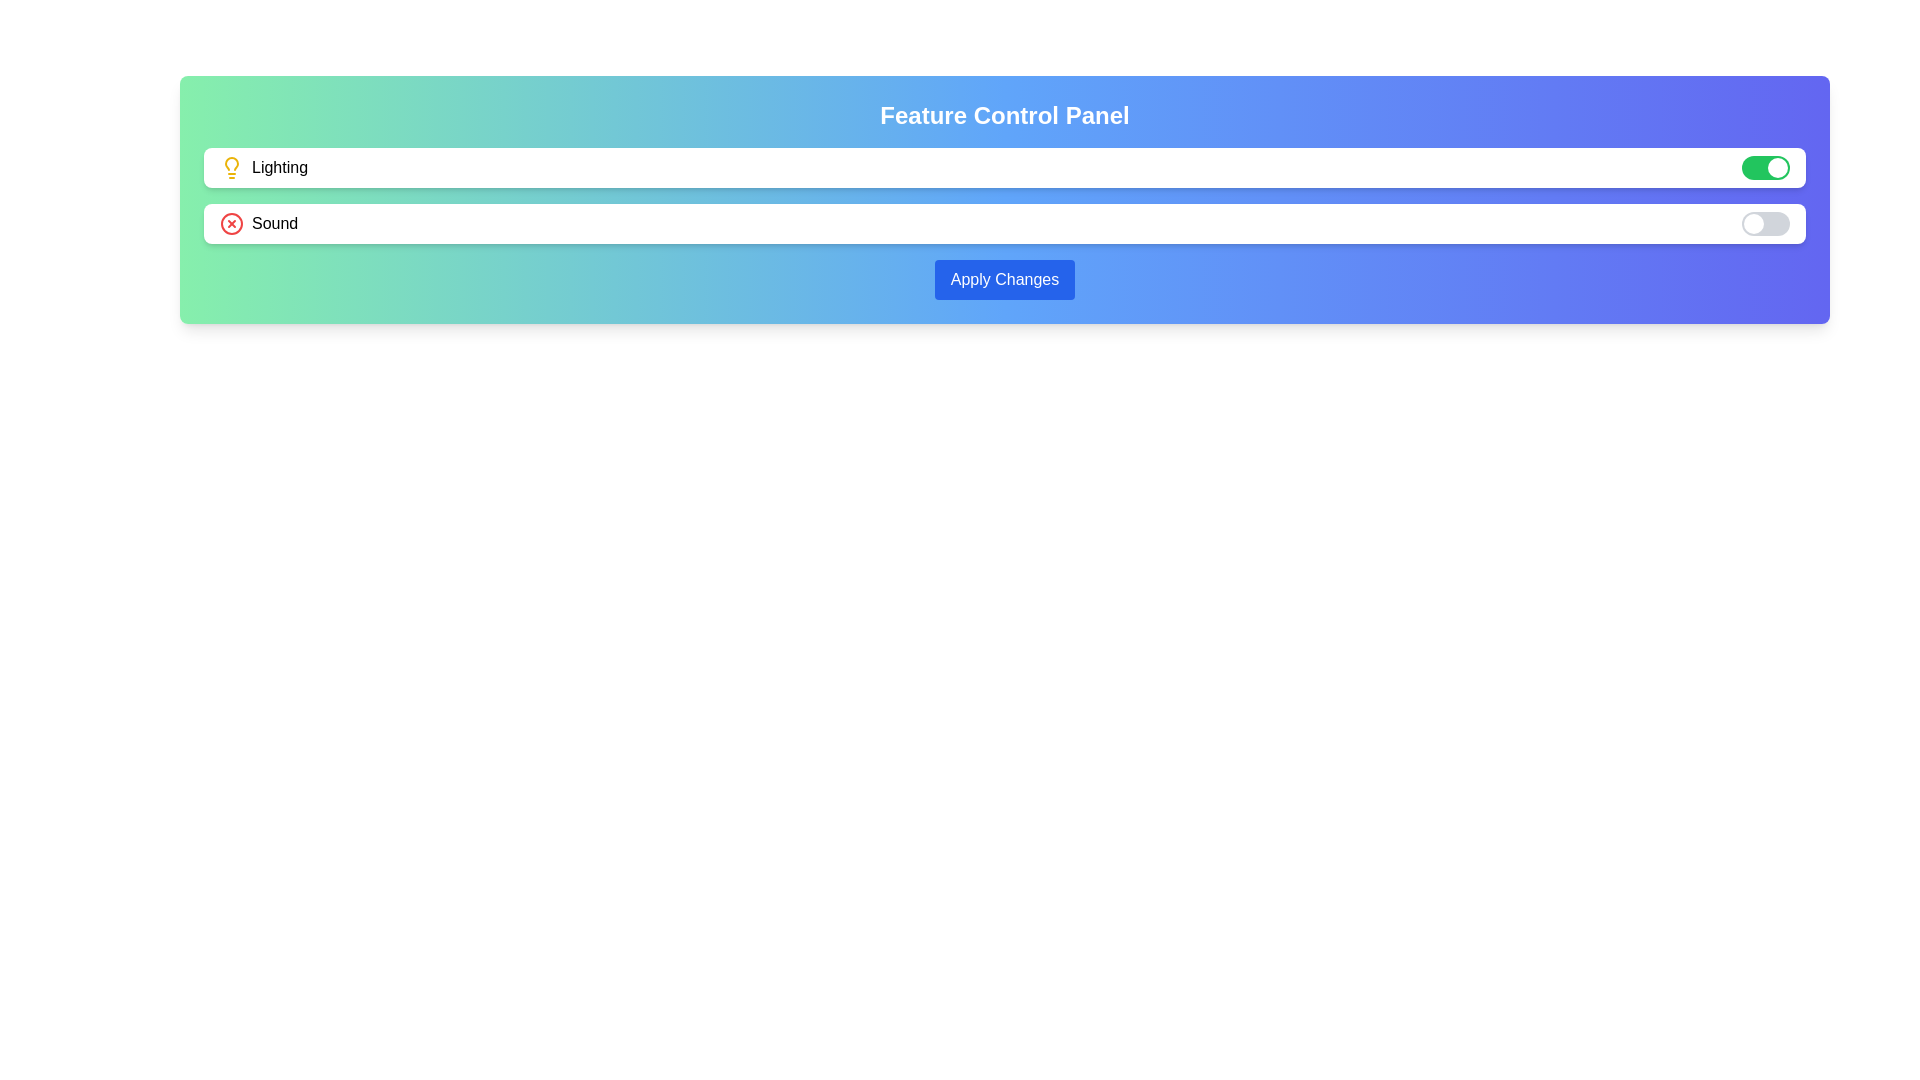  I want to click on the Text label describing sound-related configurations in the settings menu, positioned in the second row under 'Lighting' and above 'Apply Changes', so click(274, 223).